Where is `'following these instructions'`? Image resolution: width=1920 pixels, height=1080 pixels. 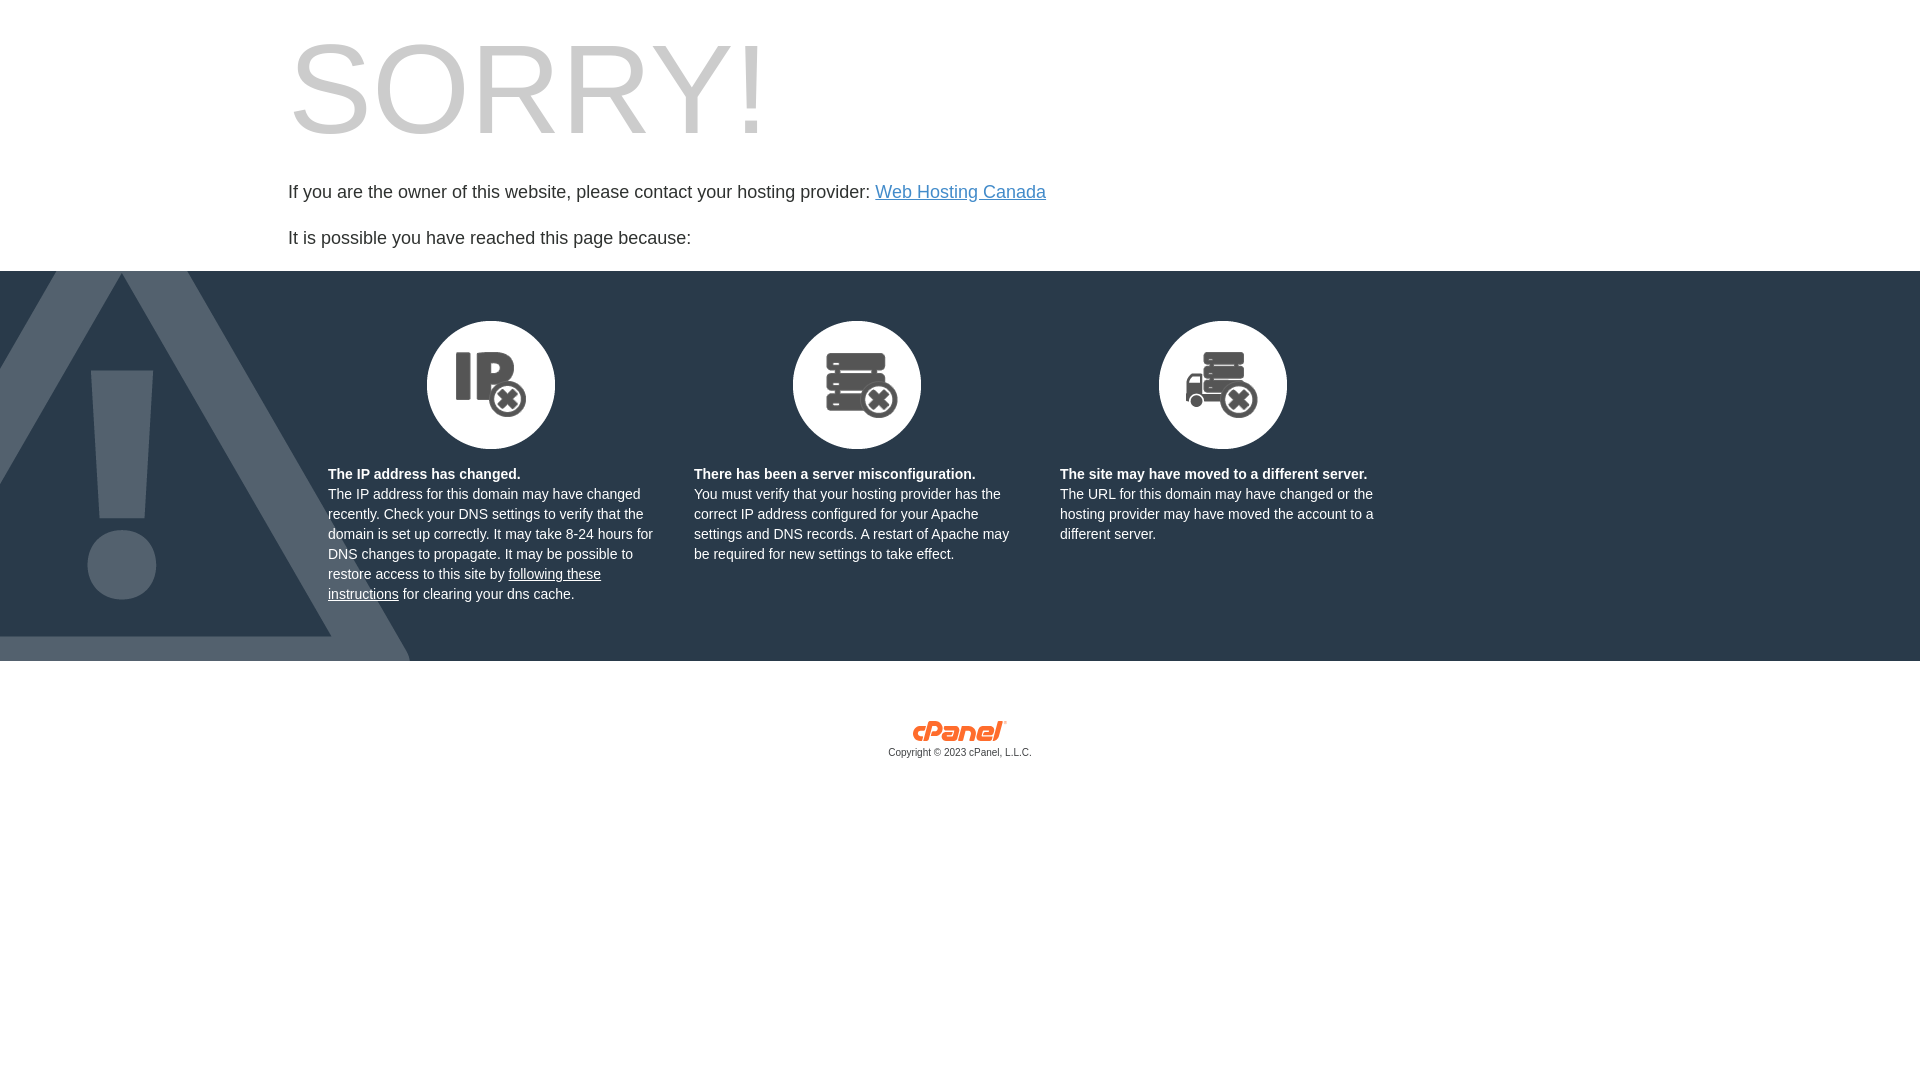 'following these instructions' is located at coordinates (463, 583).